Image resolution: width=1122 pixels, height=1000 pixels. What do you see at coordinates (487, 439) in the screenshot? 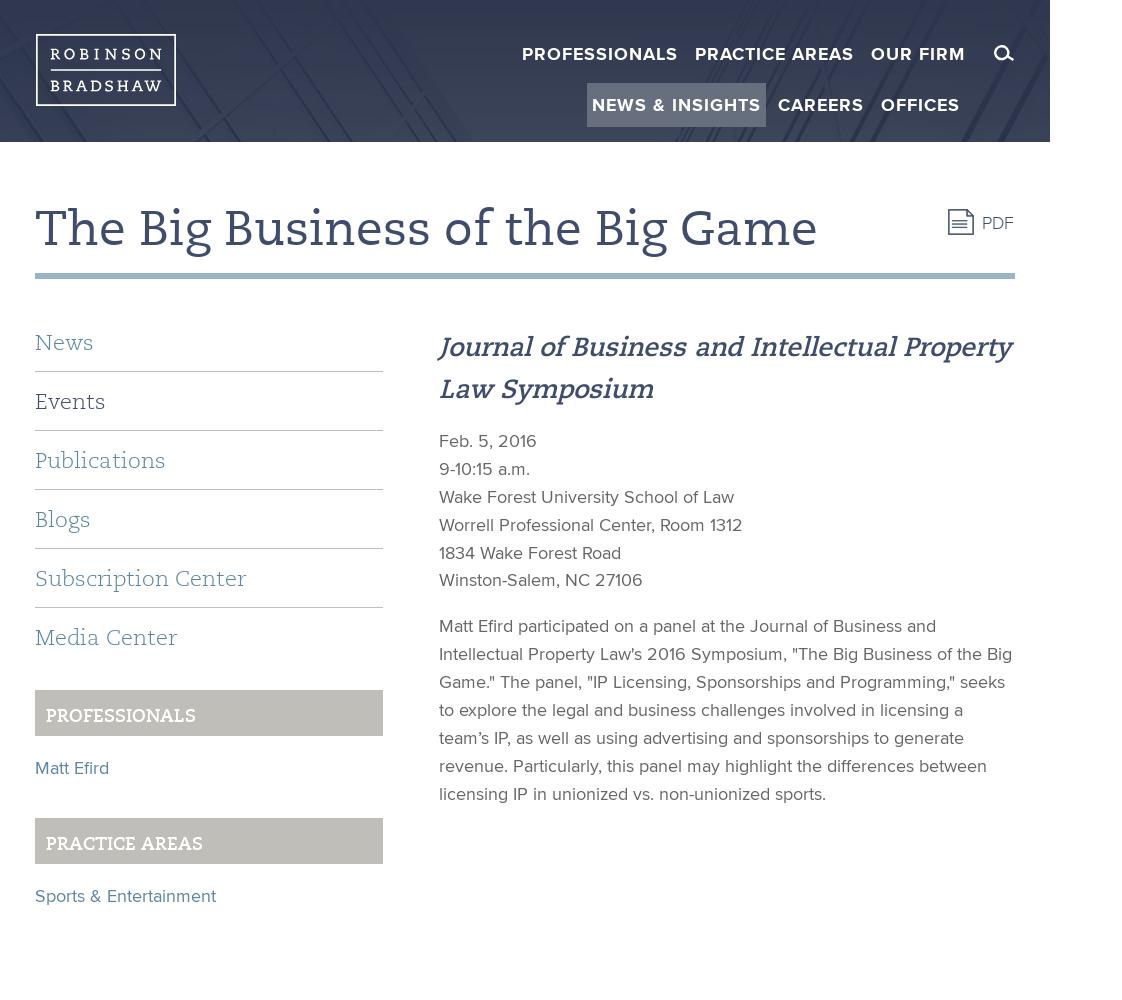
I see `'Feb. 5, 2016'` at bounding box center [487, 439].